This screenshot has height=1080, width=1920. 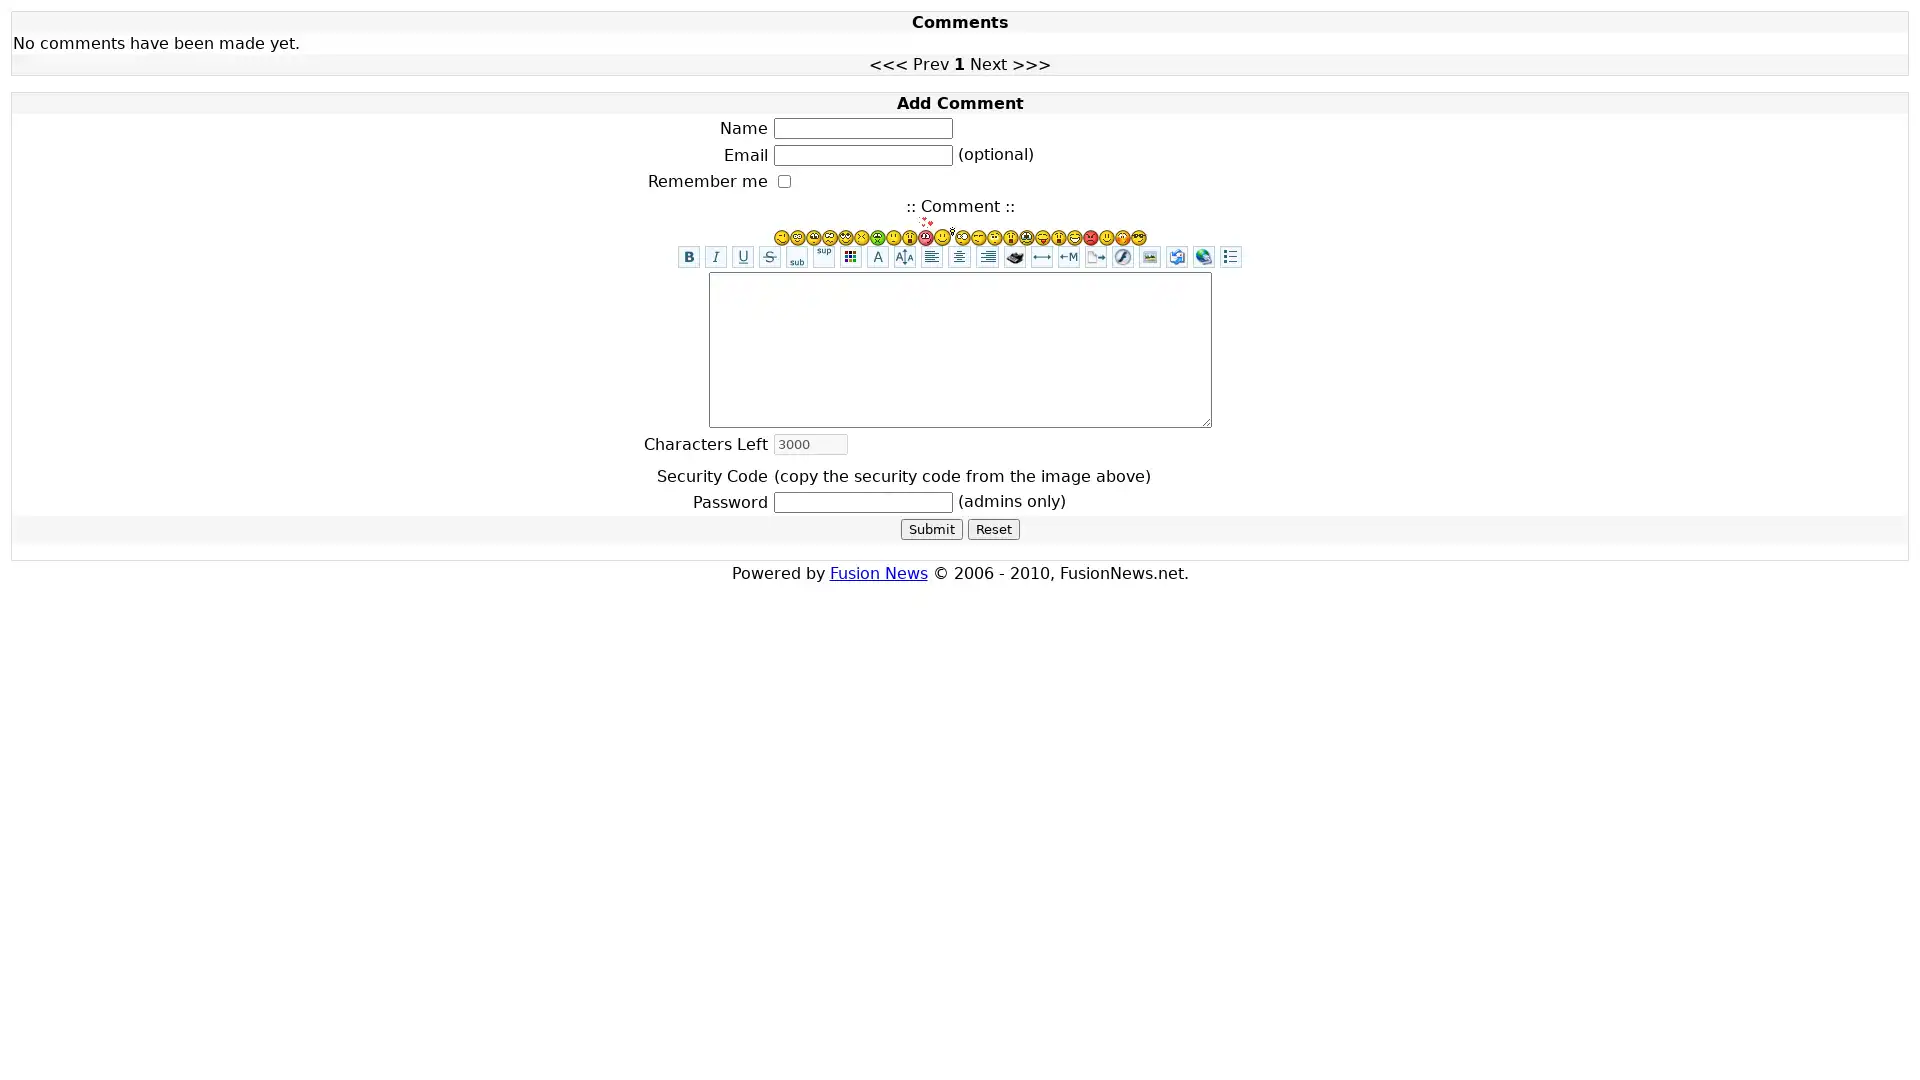 I want to click on Reset, so click(x=993, y=528).